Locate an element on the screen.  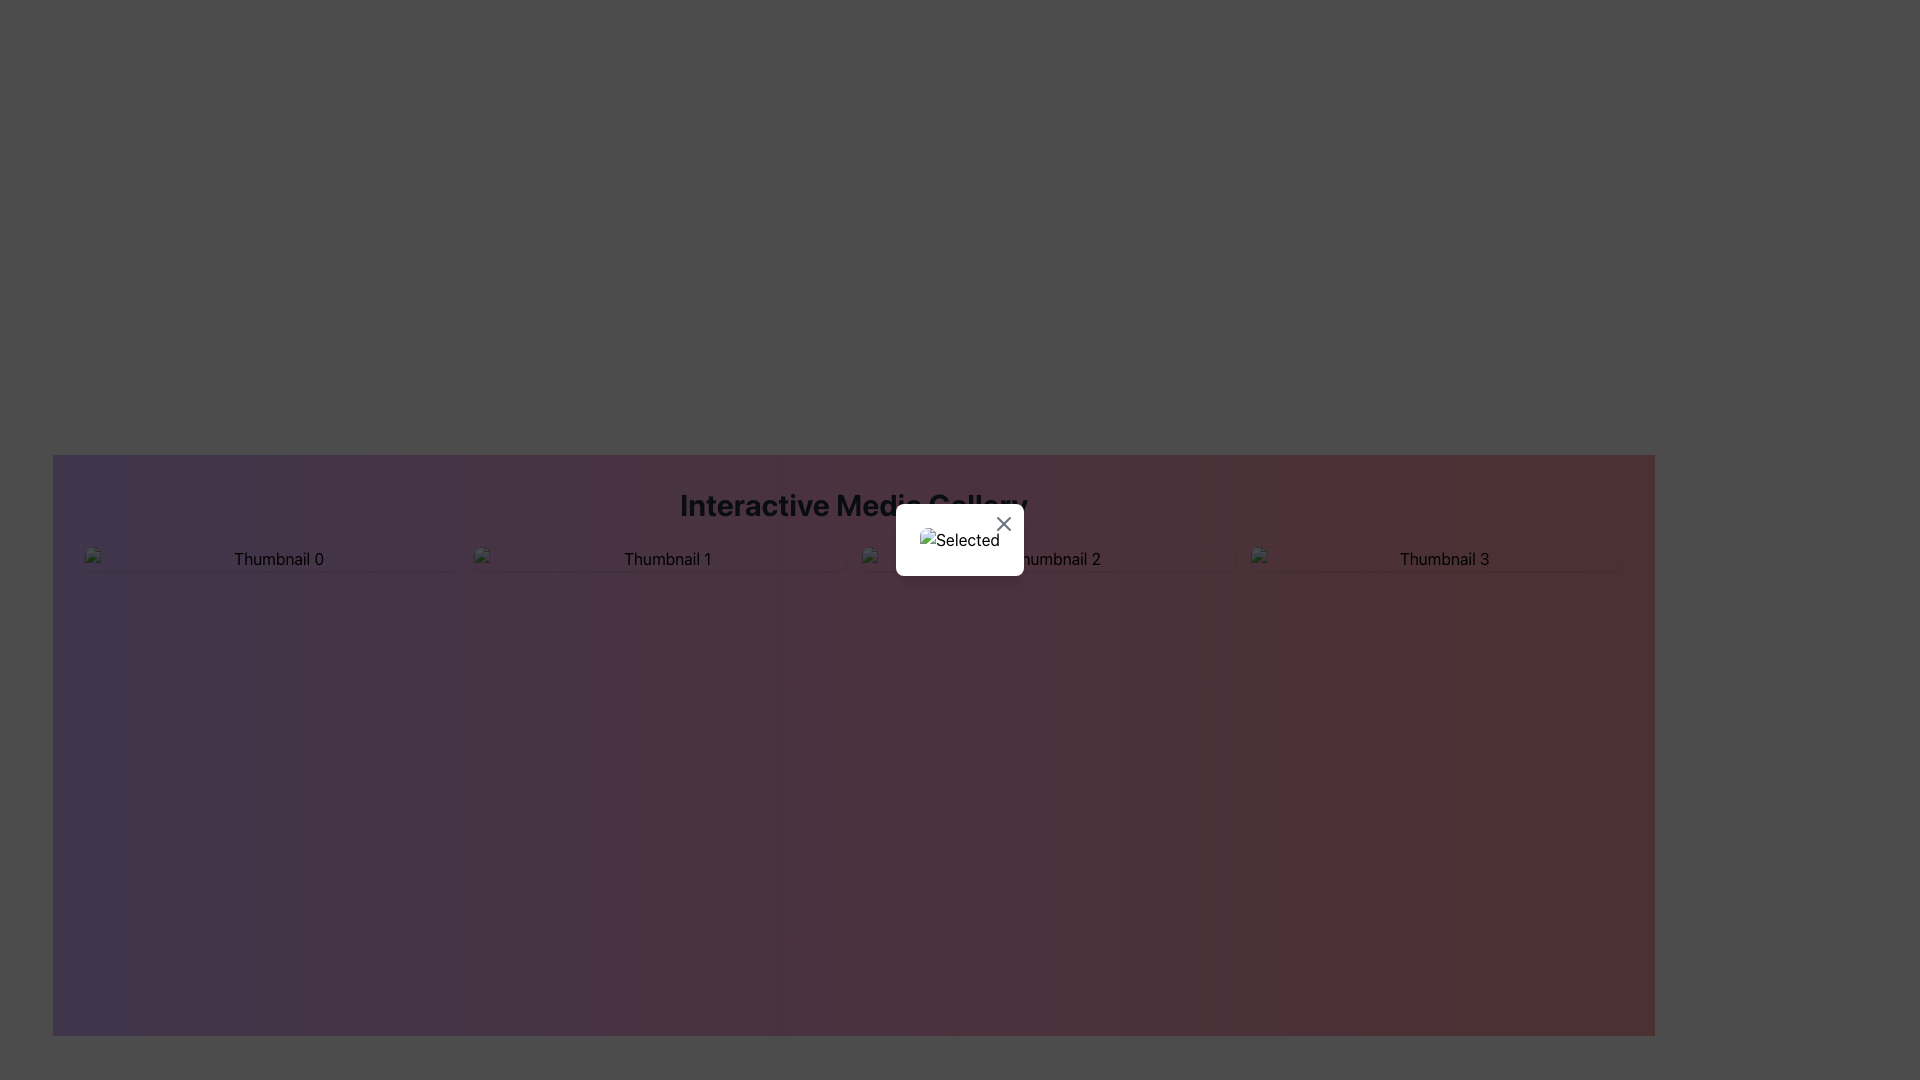
the close button icon located at the top-right of the 'Selected' popup modal is located at coordinates (1003, 523).